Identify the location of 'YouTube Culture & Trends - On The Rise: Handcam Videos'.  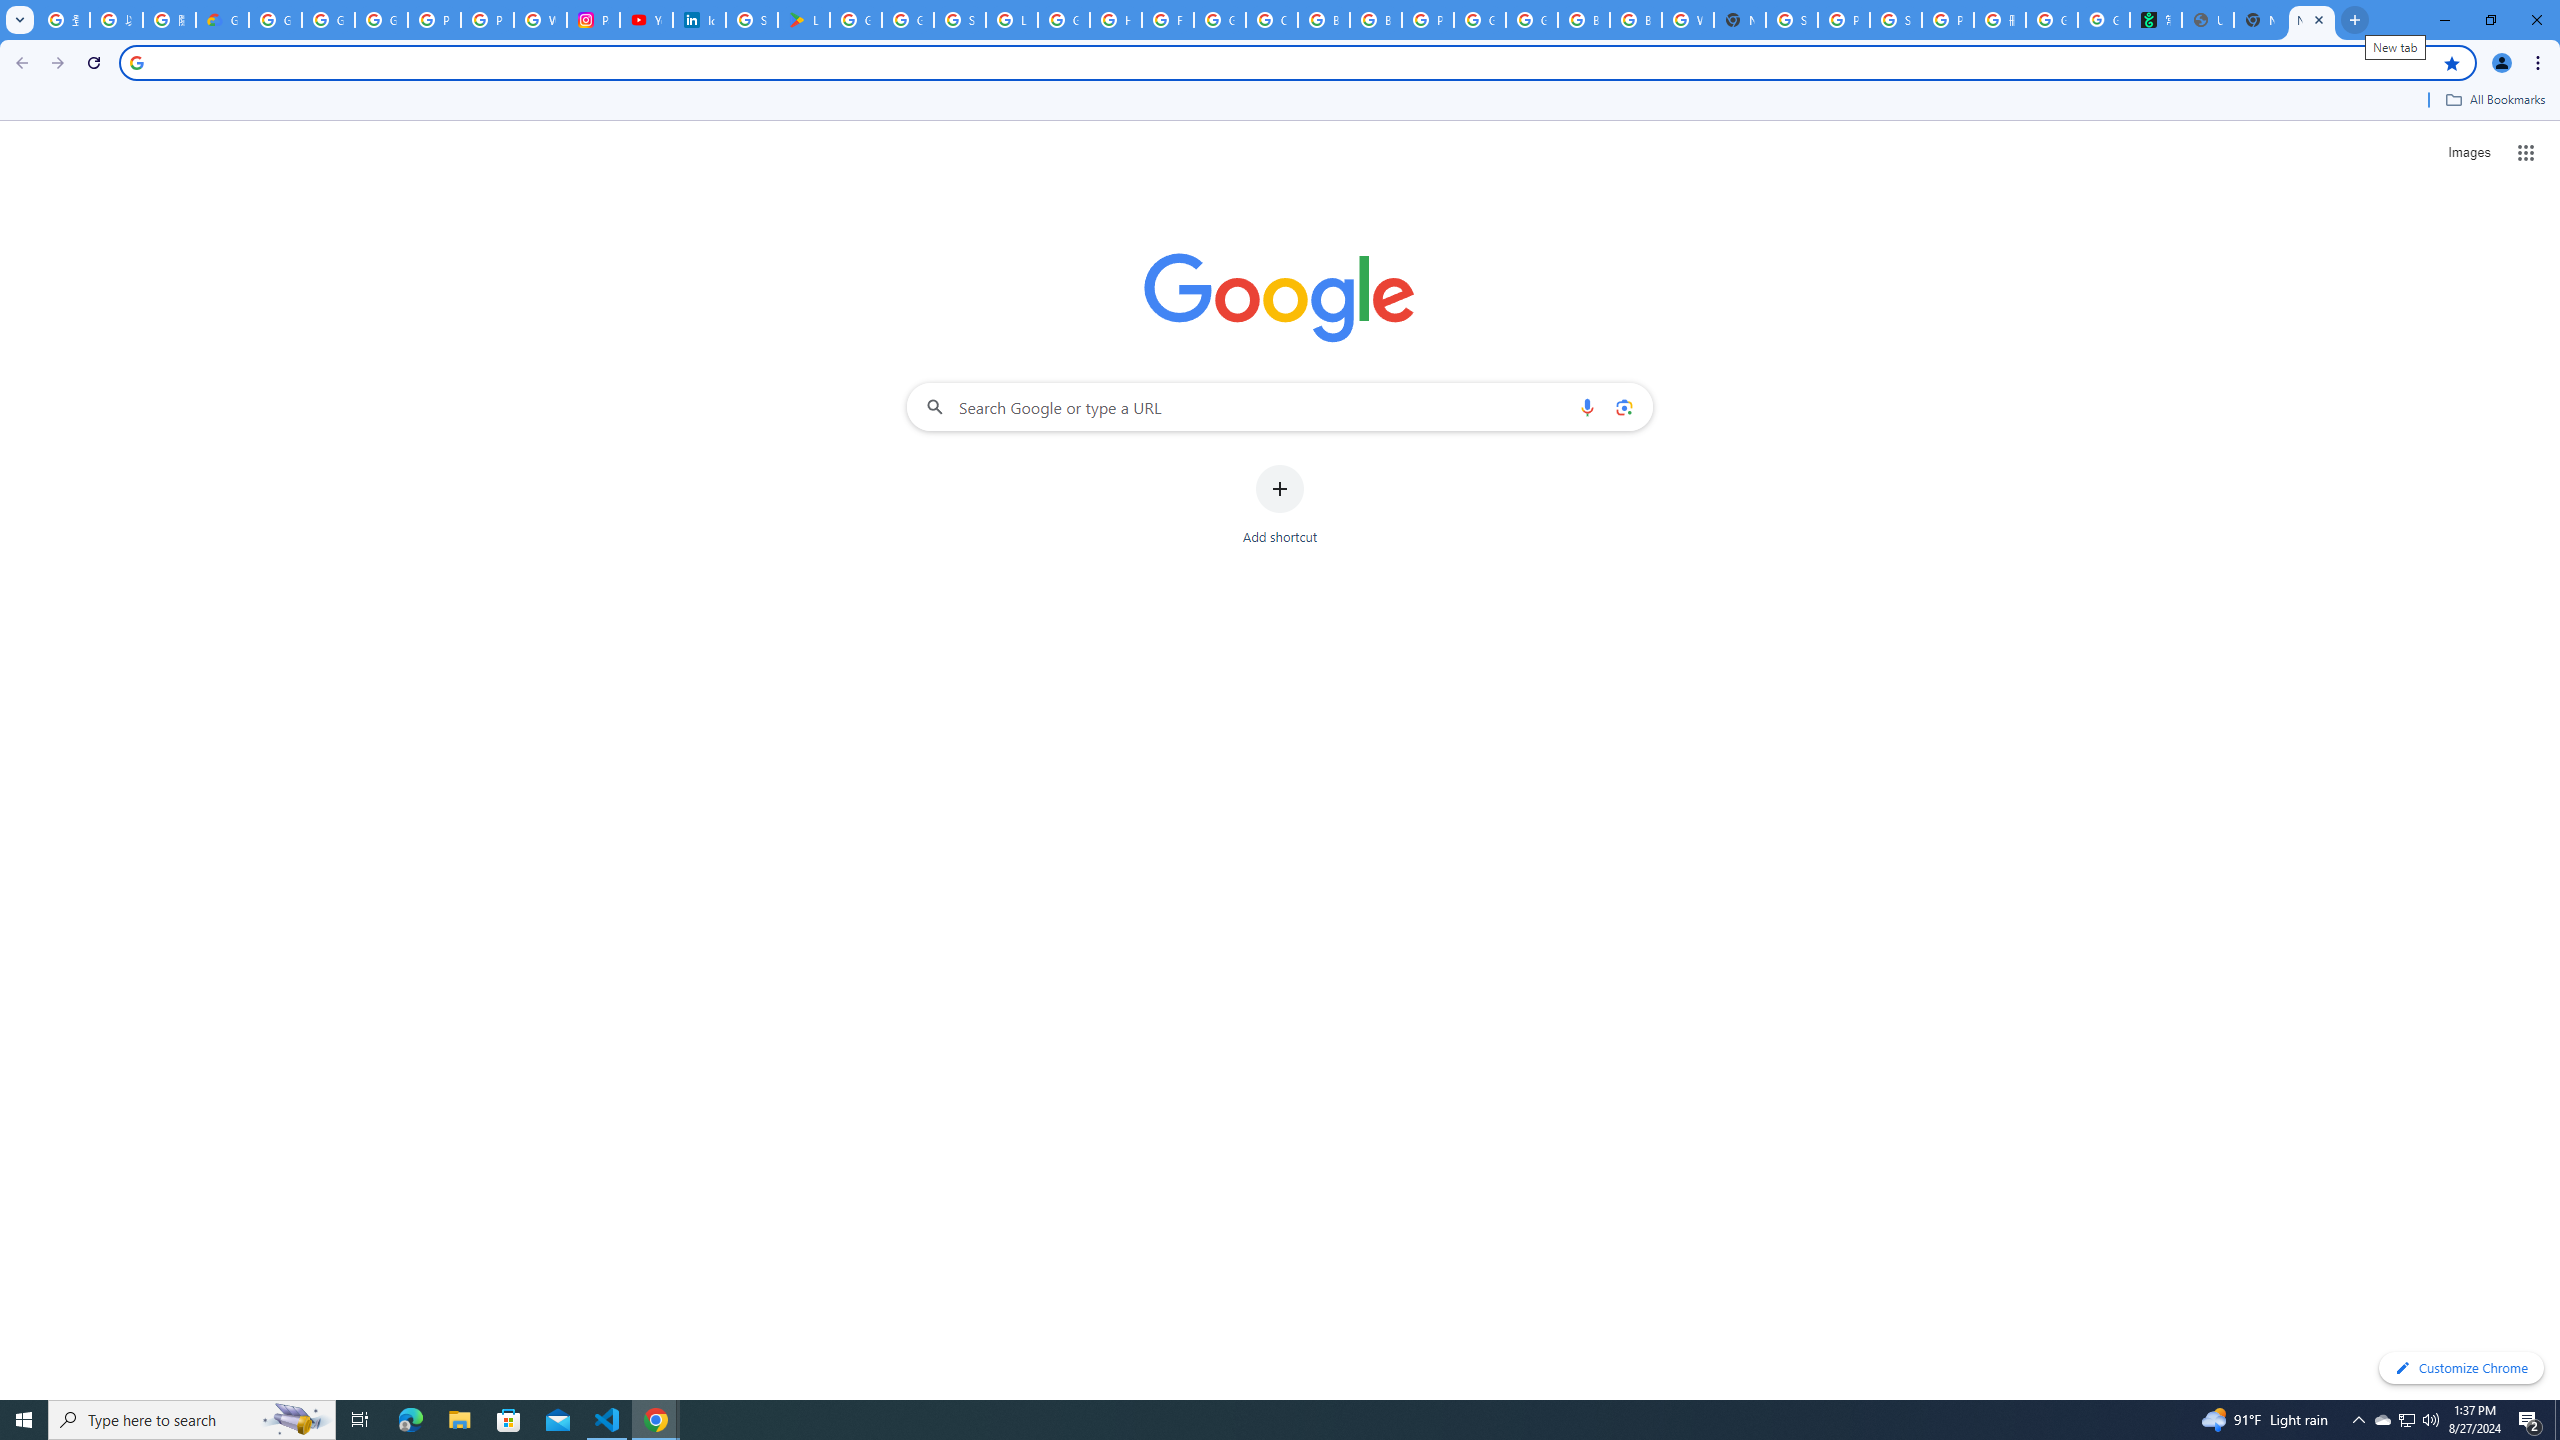
(645, 19).